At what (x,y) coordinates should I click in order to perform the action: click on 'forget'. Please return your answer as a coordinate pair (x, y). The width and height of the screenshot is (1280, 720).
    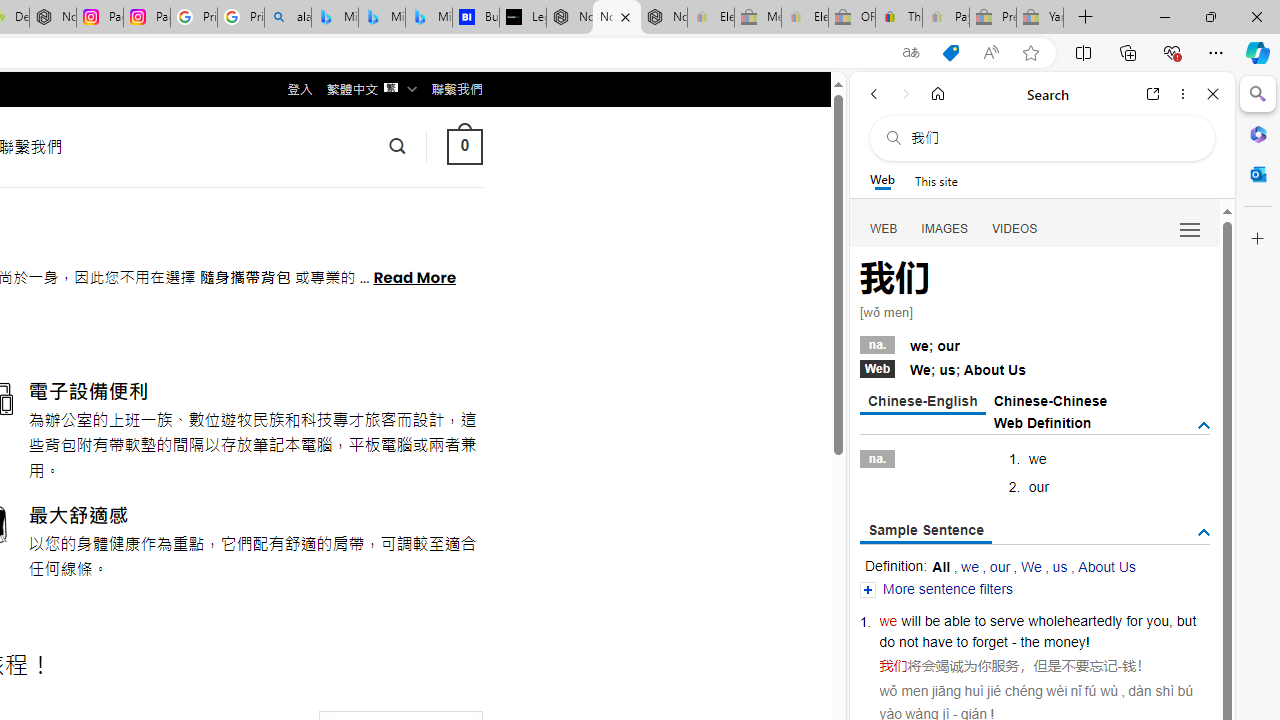
    Looking at the image, I should click on (990, 642).